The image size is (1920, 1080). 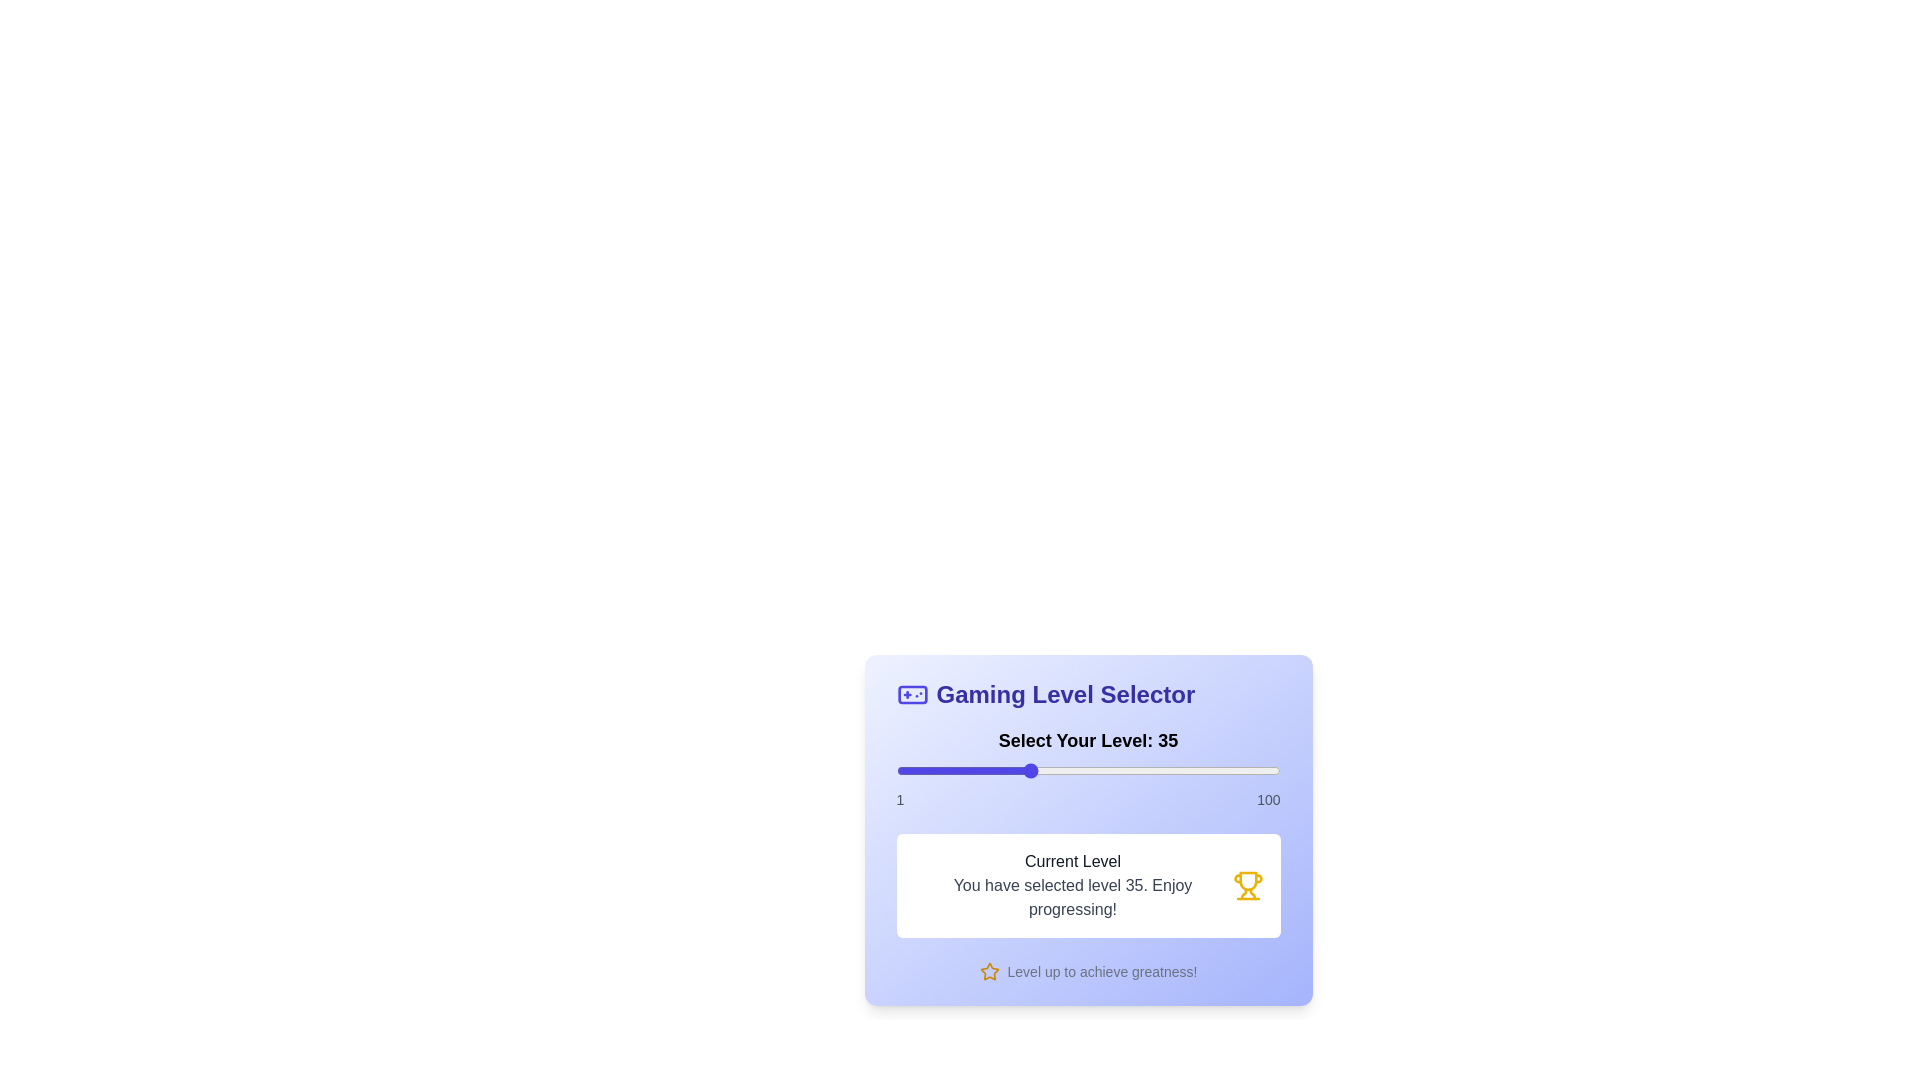 What do you see at coordinates (1024, 770) in the screenshot?
I see `the level` at bounding box center [1024, 770].